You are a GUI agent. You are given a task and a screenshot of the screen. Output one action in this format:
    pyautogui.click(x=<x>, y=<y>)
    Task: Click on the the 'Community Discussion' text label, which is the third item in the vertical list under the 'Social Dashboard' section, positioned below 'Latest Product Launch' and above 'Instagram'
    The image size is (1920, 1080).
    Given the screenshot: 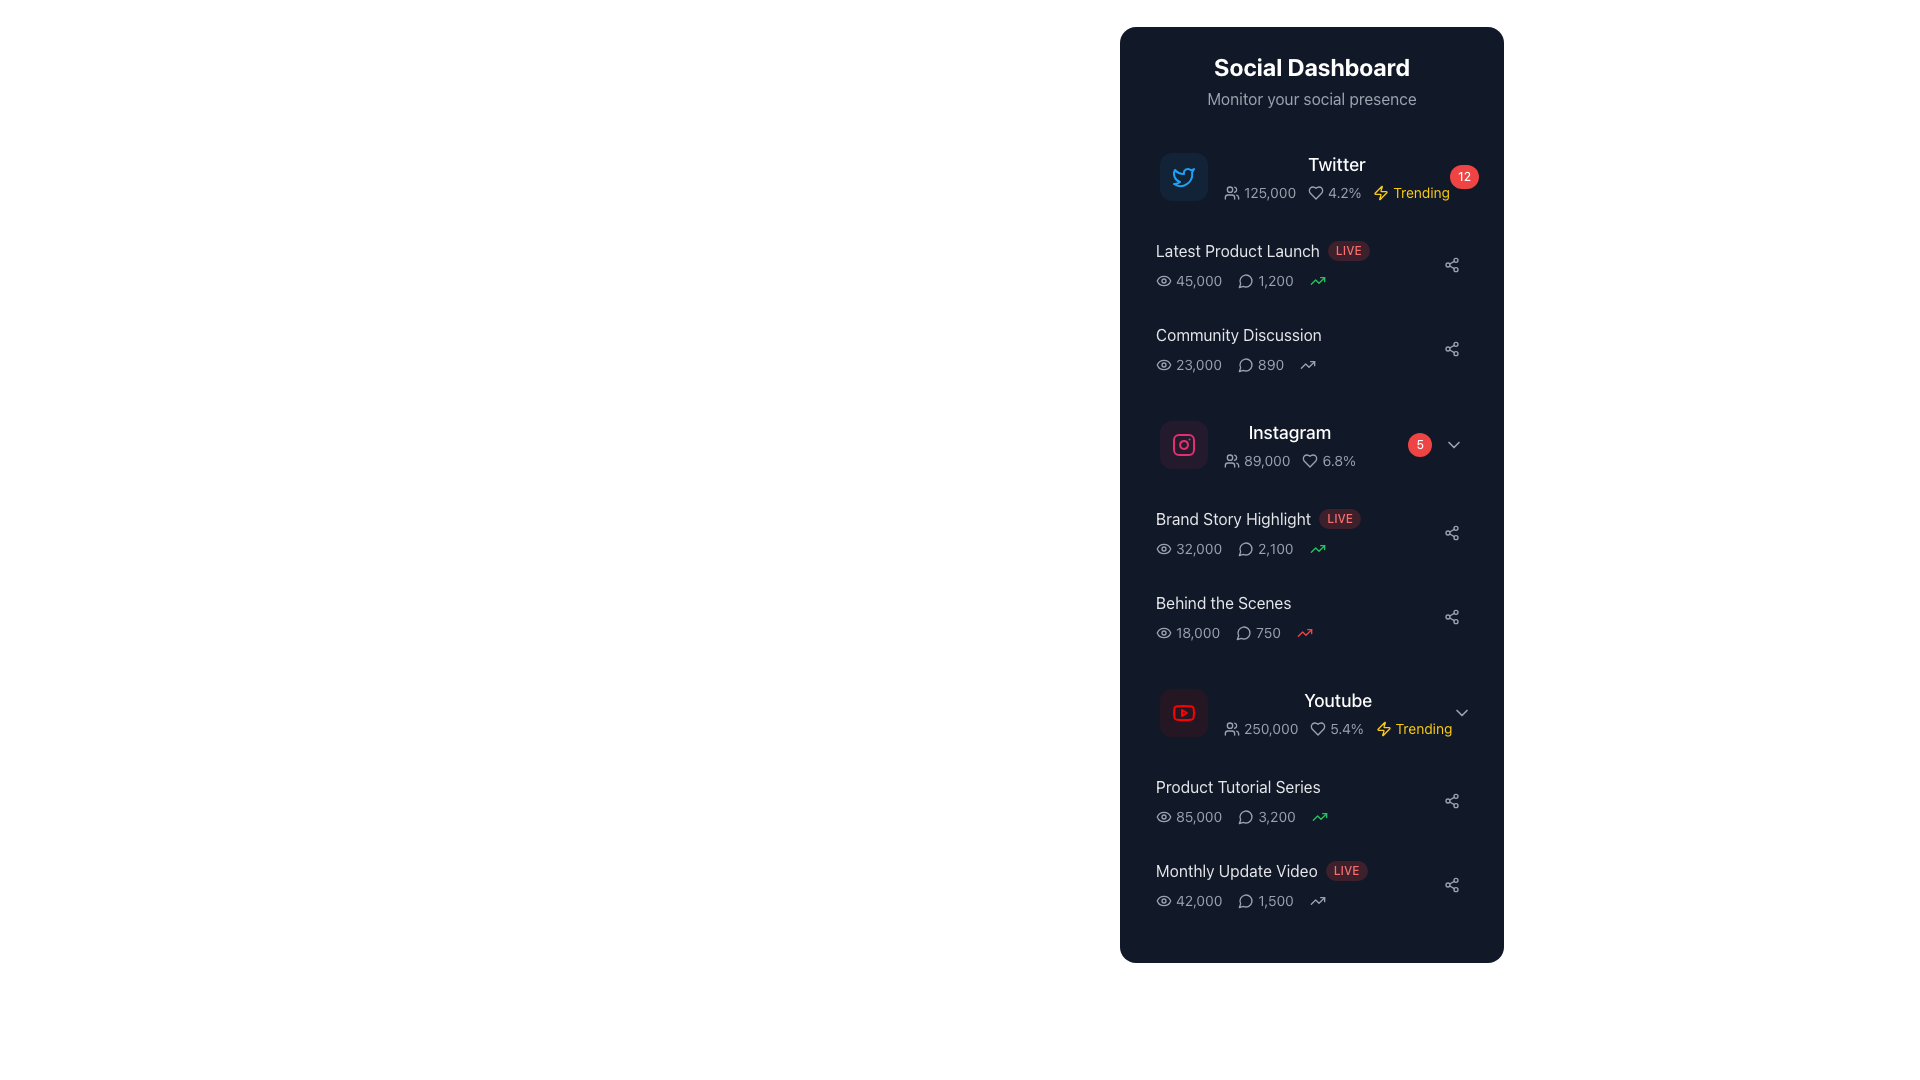 What is the action you would take?
    pyautogui.click(x=1296, y=334)
    